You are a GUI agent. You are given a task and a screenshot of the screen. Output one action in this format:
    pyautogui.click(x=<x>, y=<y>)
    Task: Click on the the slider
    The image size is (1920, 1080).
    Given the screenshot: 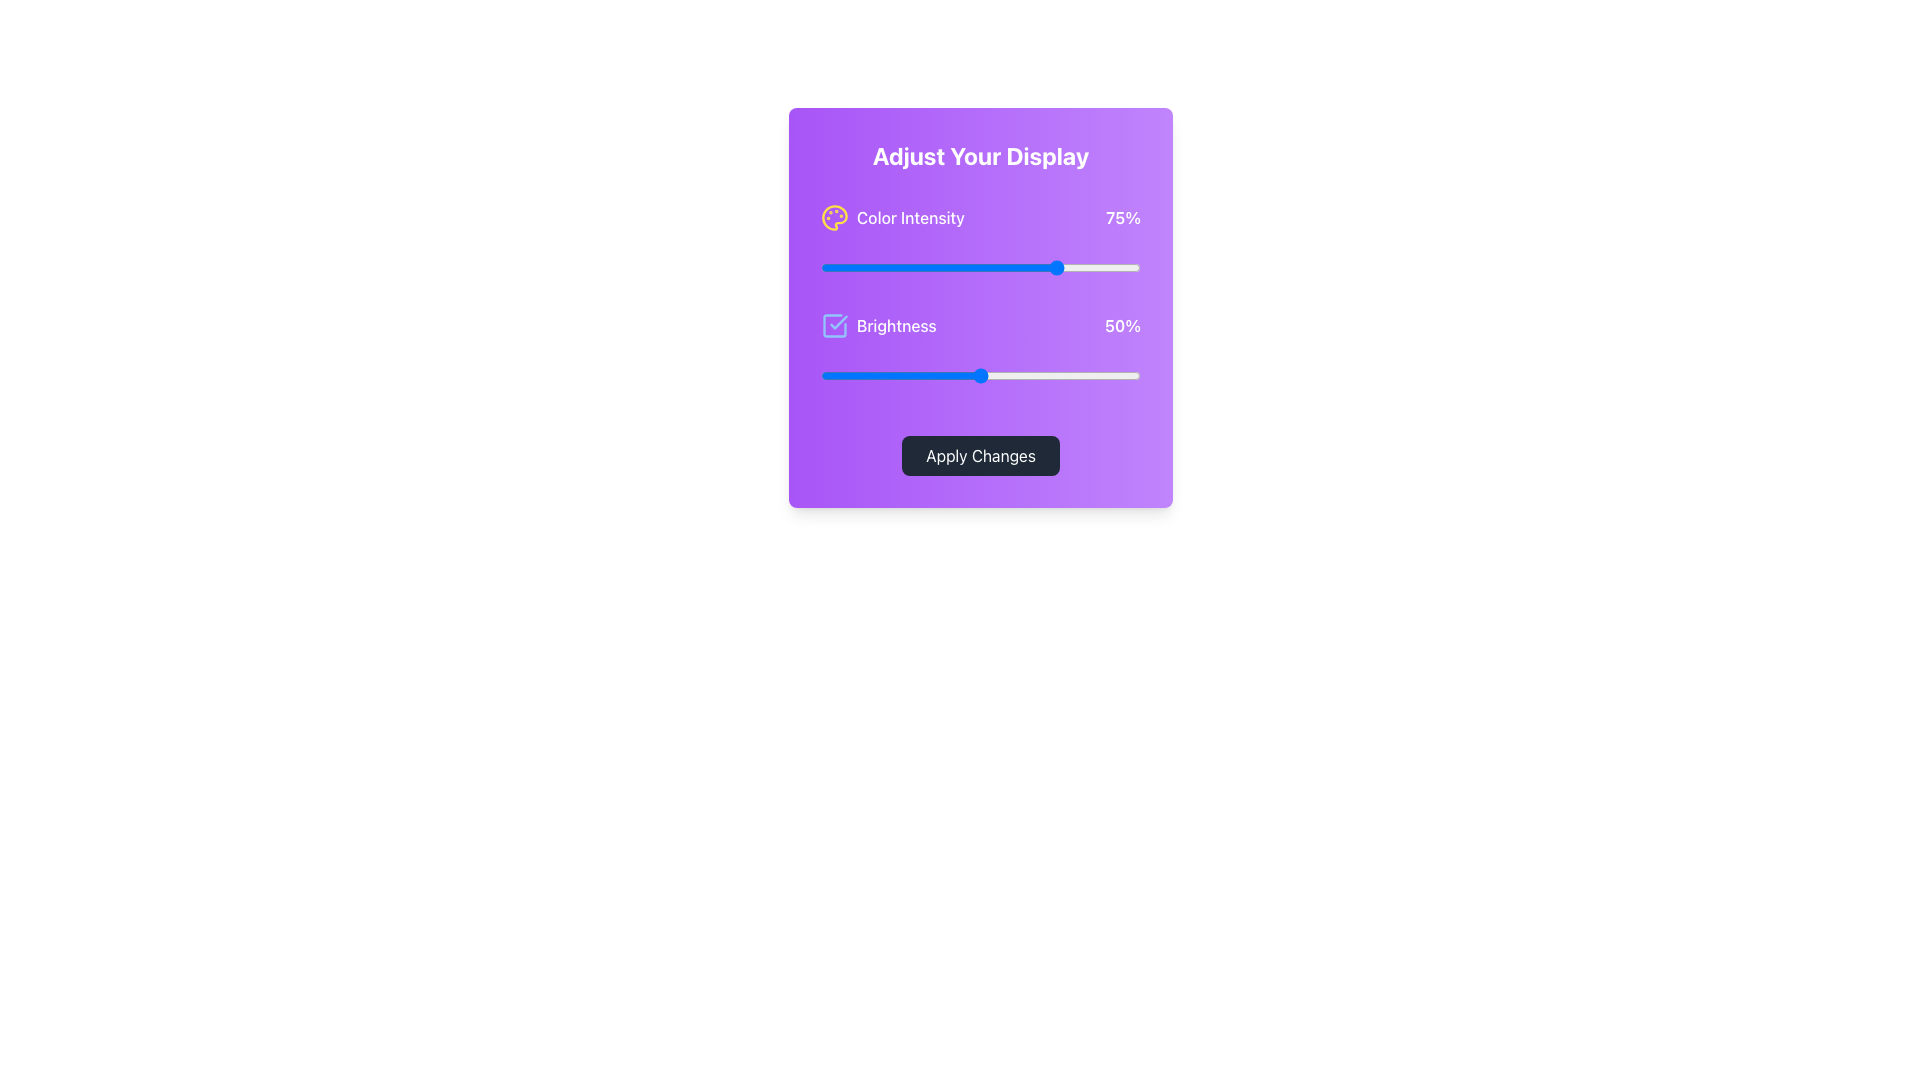 What is the action you would take?
    pyautogui.click(x=987, y=266)
    